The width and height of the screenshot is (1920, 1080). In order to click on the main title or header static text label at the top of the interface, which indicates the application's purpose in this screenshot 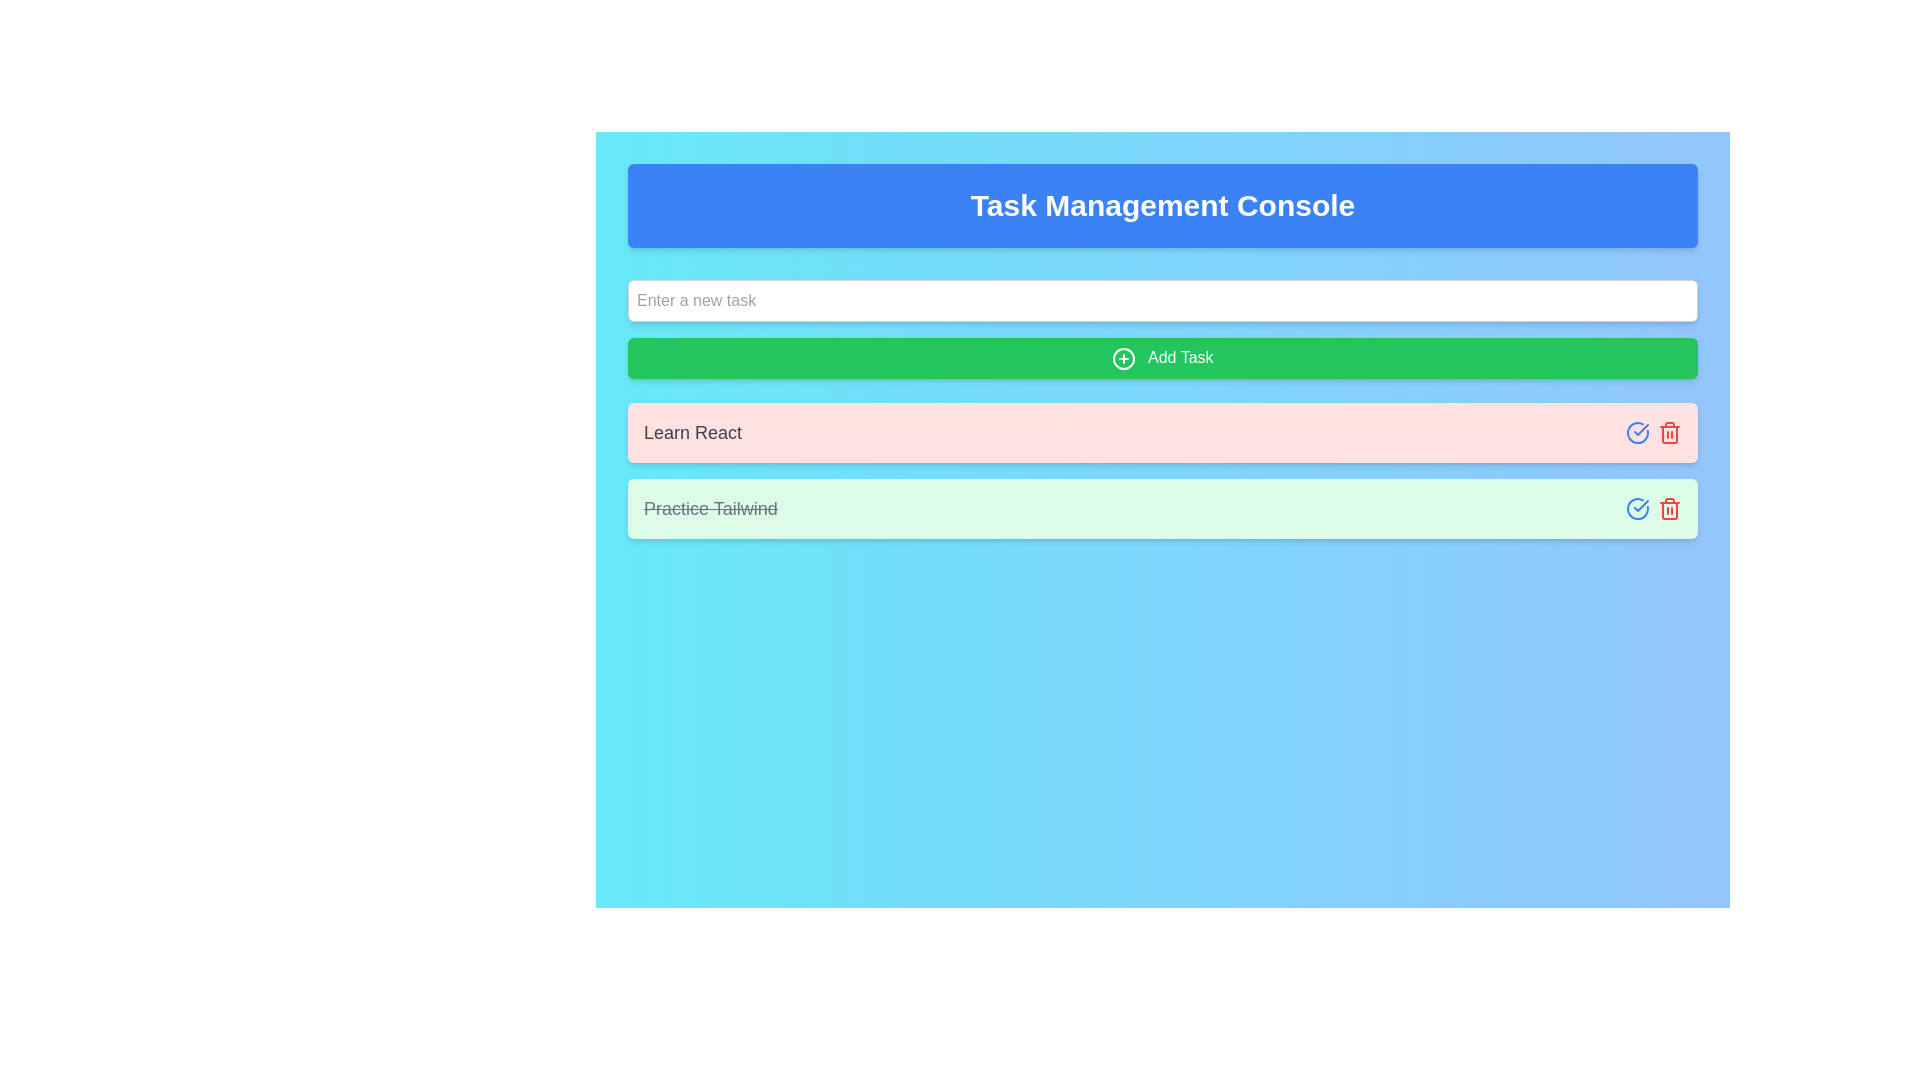, I will do `click(1162, 205)`.